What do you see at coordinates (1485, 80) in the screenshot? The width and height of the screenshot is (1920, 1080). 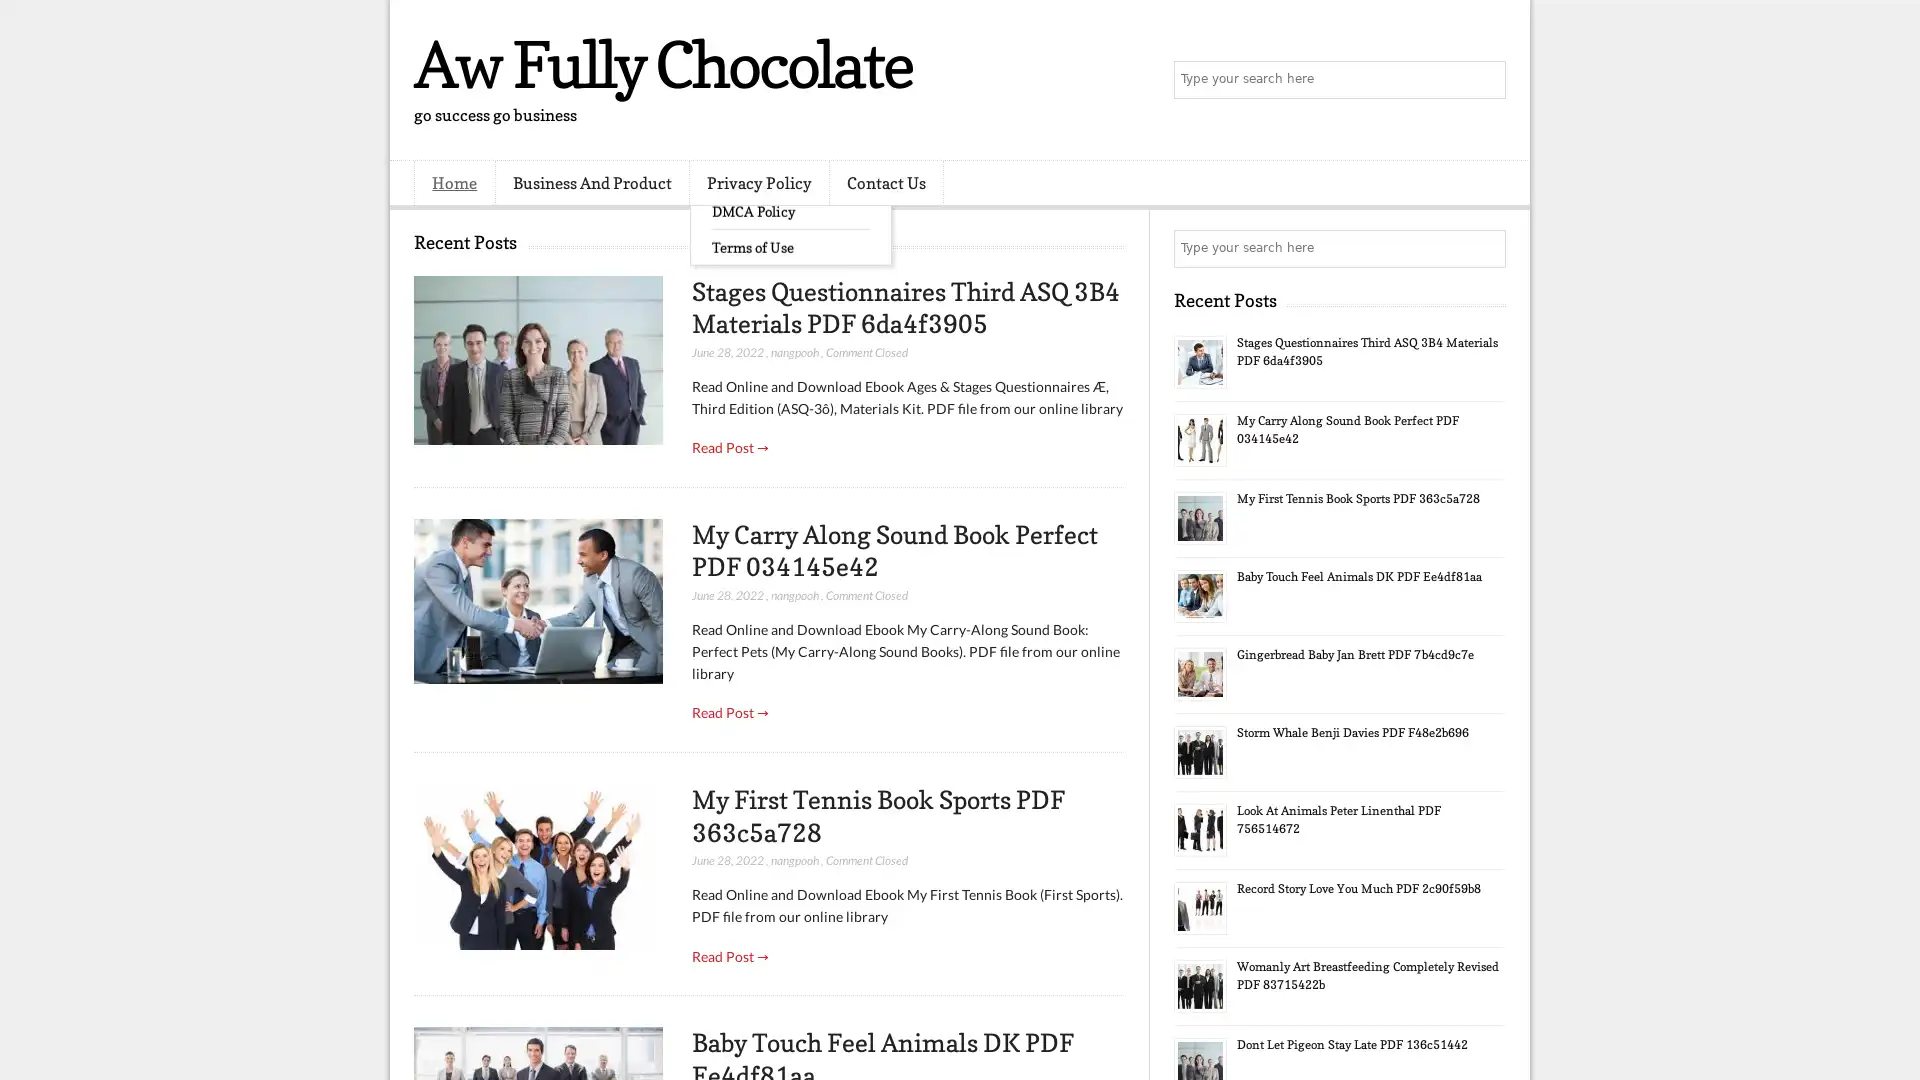 I see `Search` at bounding box center [1485, 80].